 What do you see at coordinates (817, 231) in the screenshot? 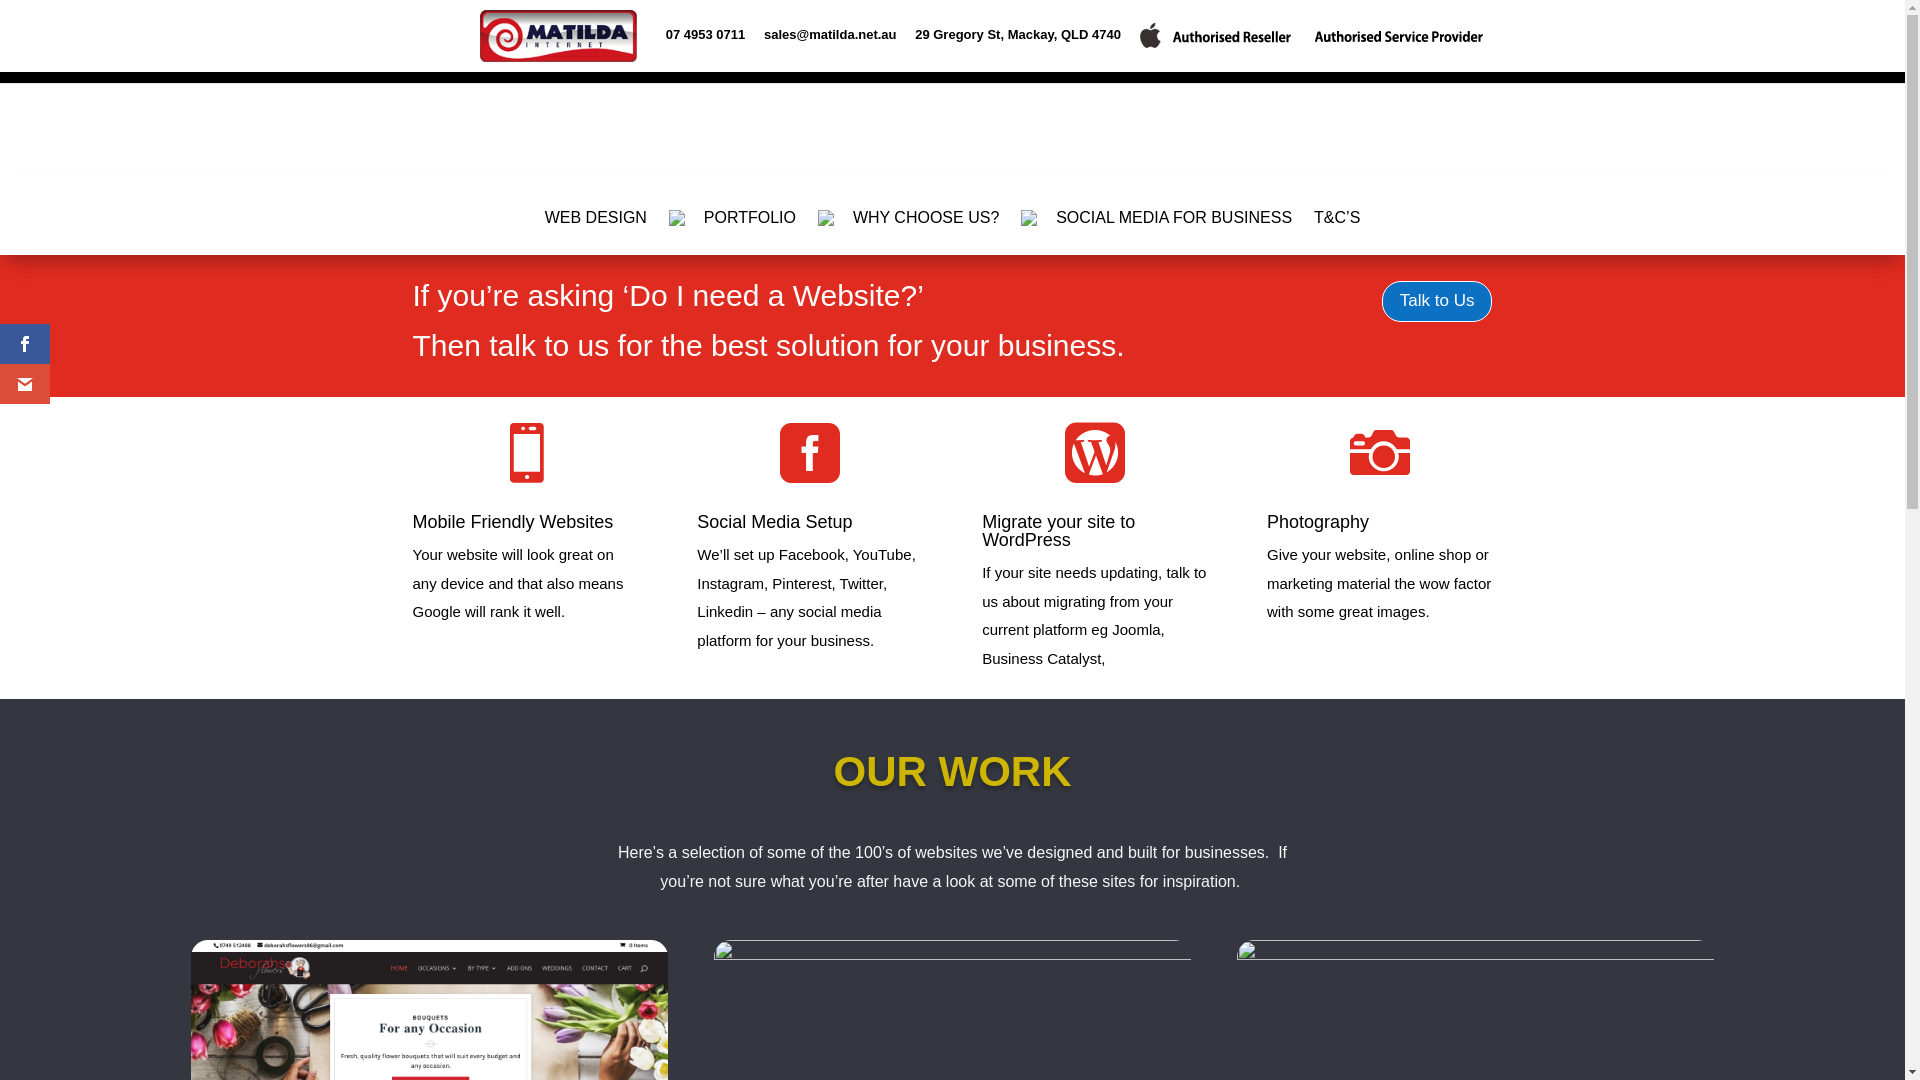
I see `'  WHY CHOOSE US?'` at bounding box center [817, 231].